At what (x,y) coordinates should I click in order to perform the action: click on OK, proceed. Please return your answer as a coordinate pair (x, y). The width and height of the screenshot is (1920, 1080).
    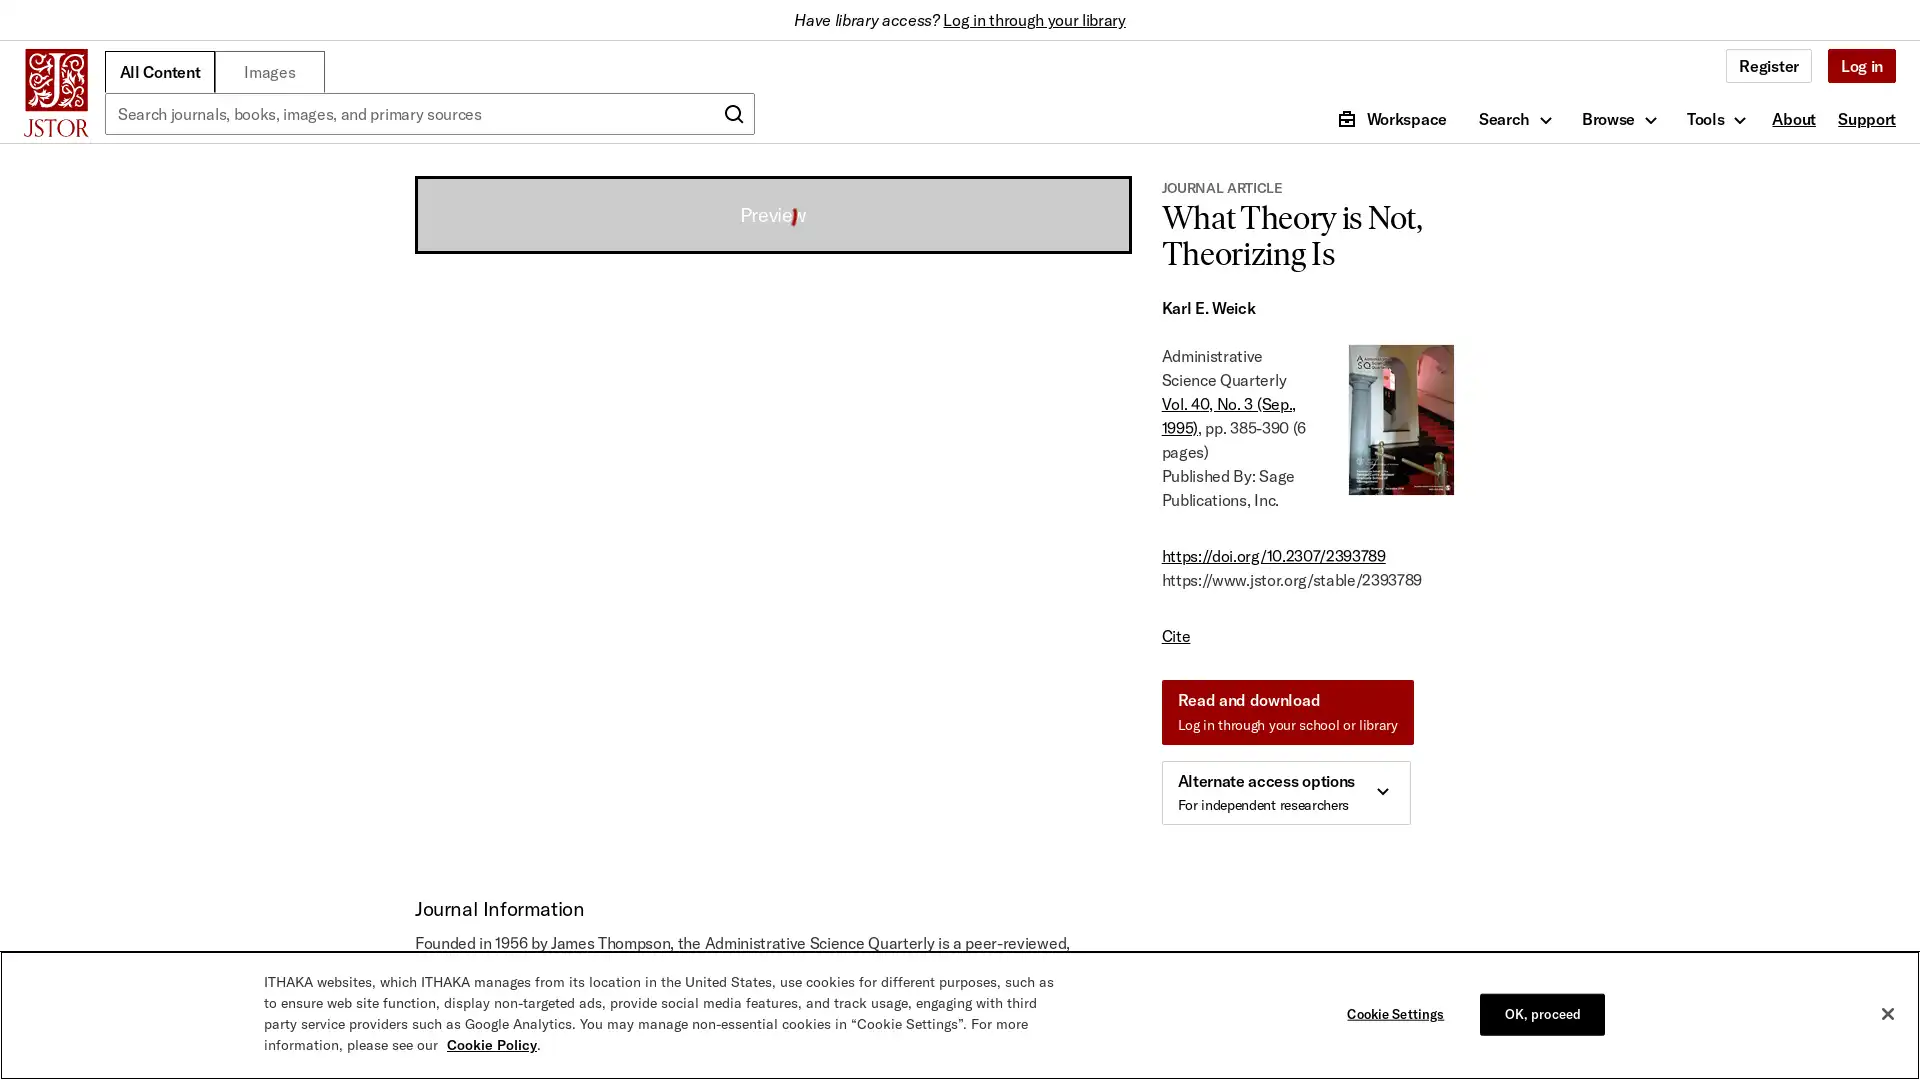
    Looking at the image, I should click on (1541, 1014).